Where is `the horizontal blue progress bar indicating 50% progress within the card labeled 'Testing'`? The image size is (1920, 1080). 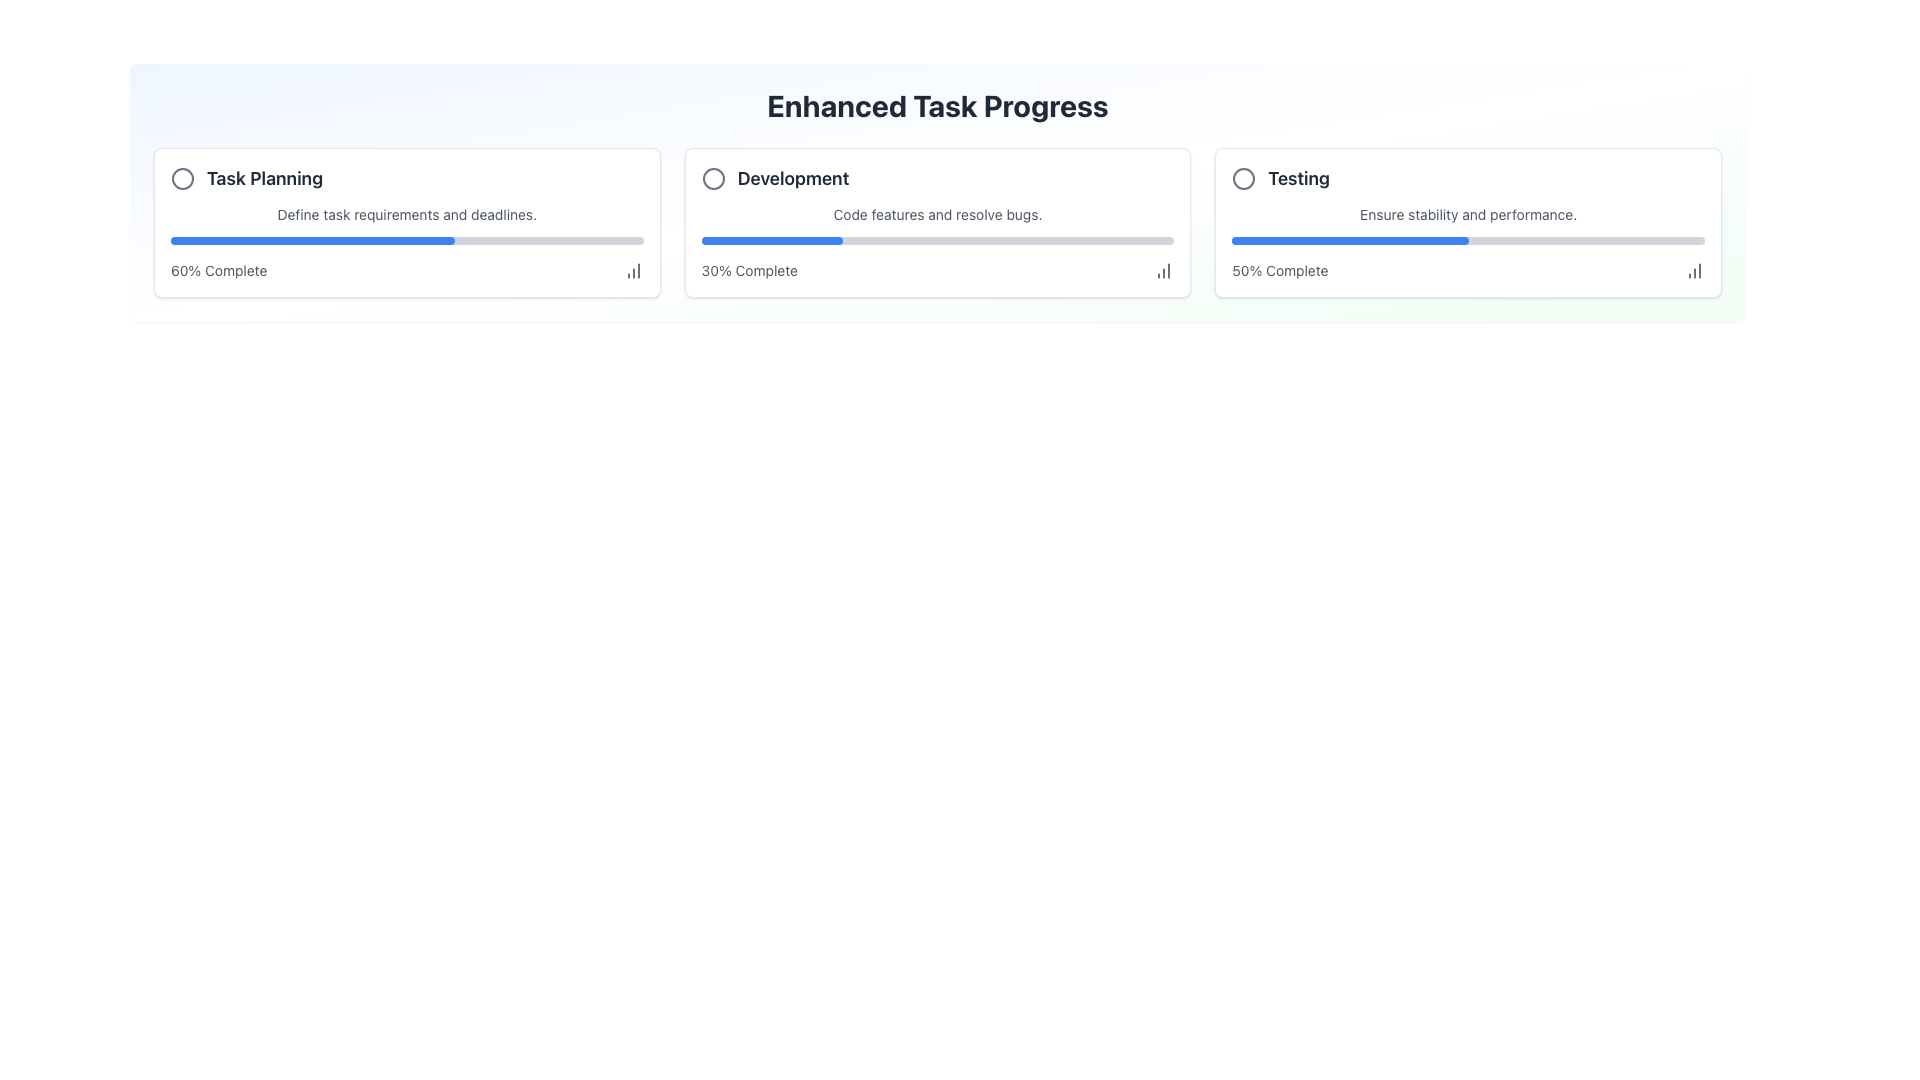
the horizontal blue progress bar indicating 50% progress within the card labeled 'Testing' is located at coordinates (1350, 239).